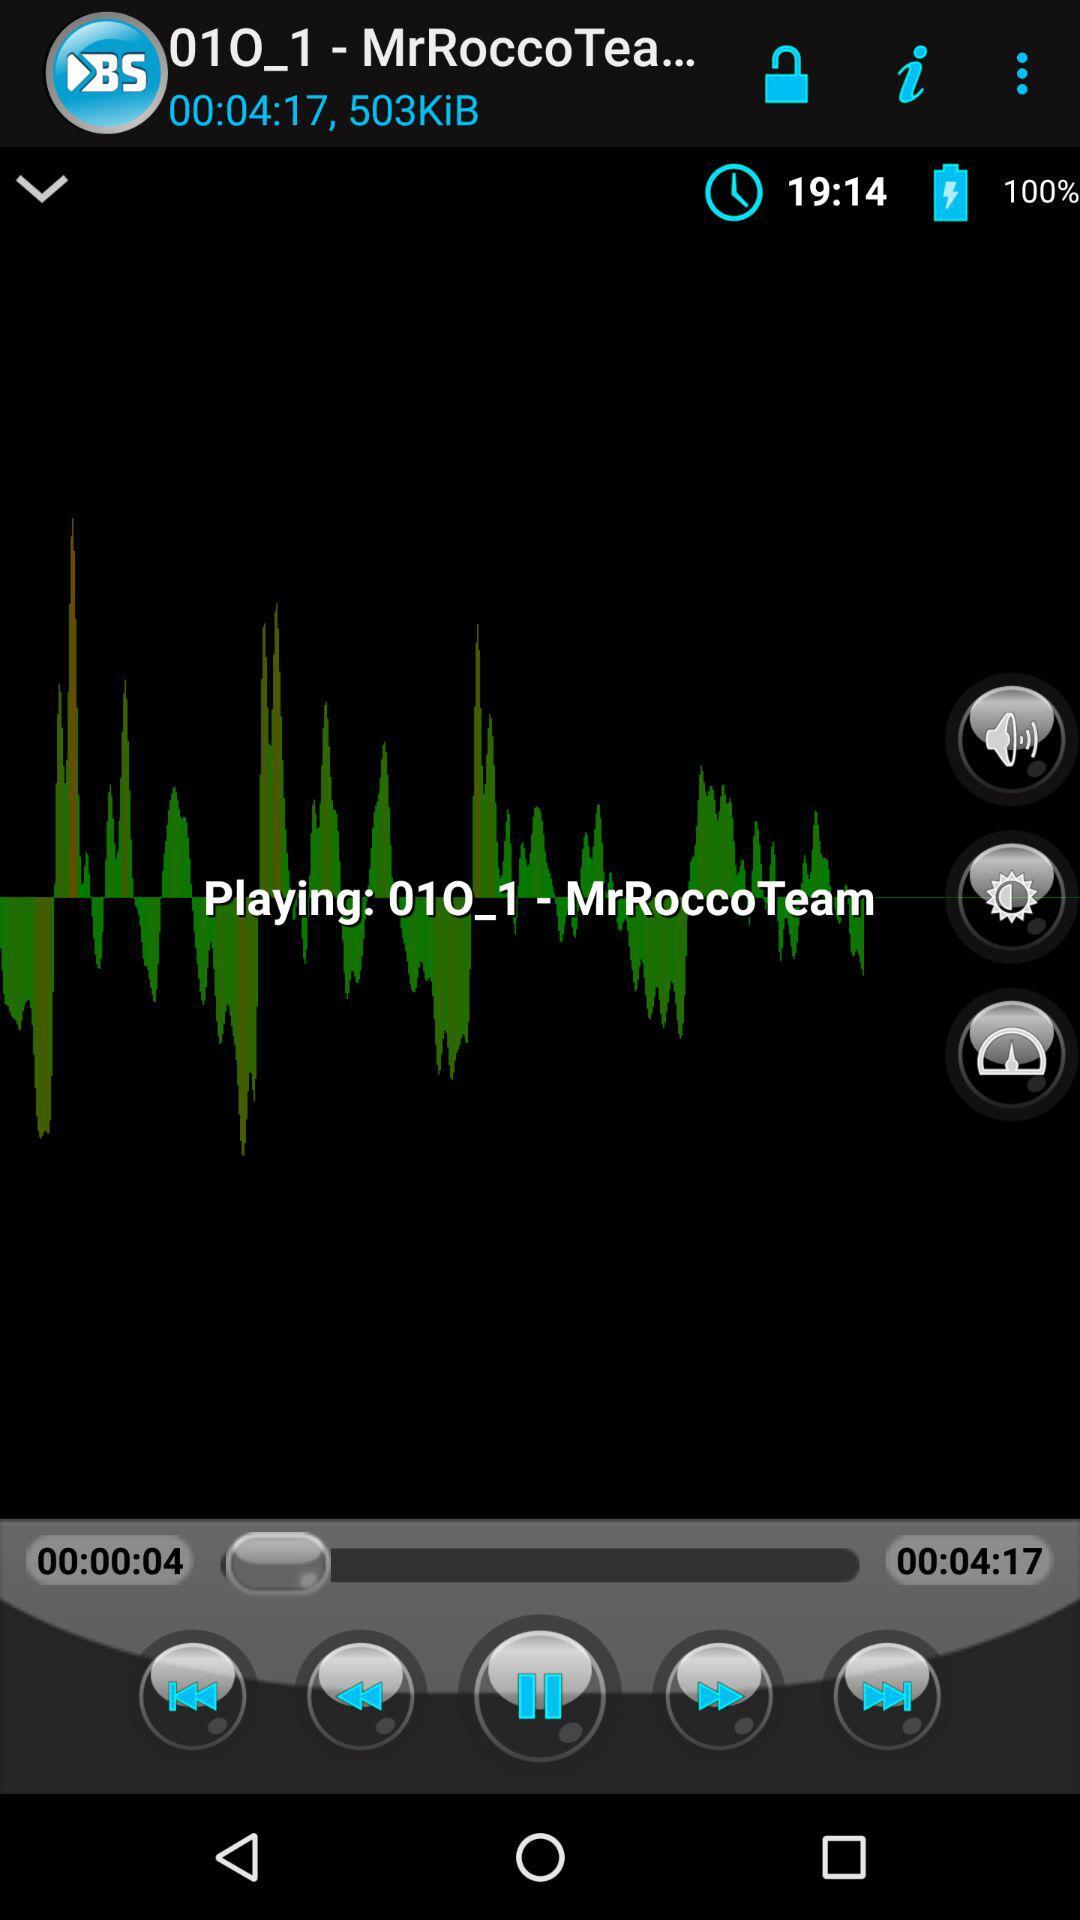 Image resolution: width=1080 pixels, height=1920 pixels. I want to click on setting button, so click(1011, 885).